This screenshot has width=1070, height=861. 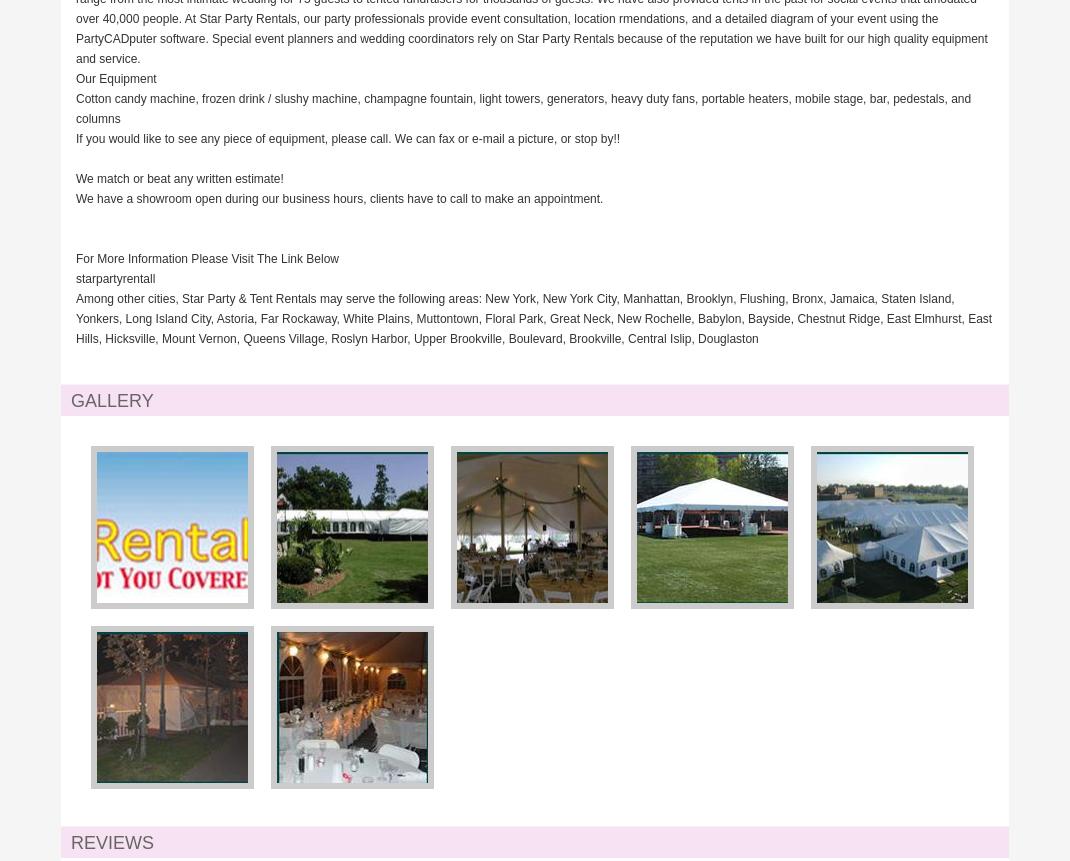 What do you see at coordinates (112, 842) in the screenshot?
I see `'Reviews'` at bounding box center [112, 842].